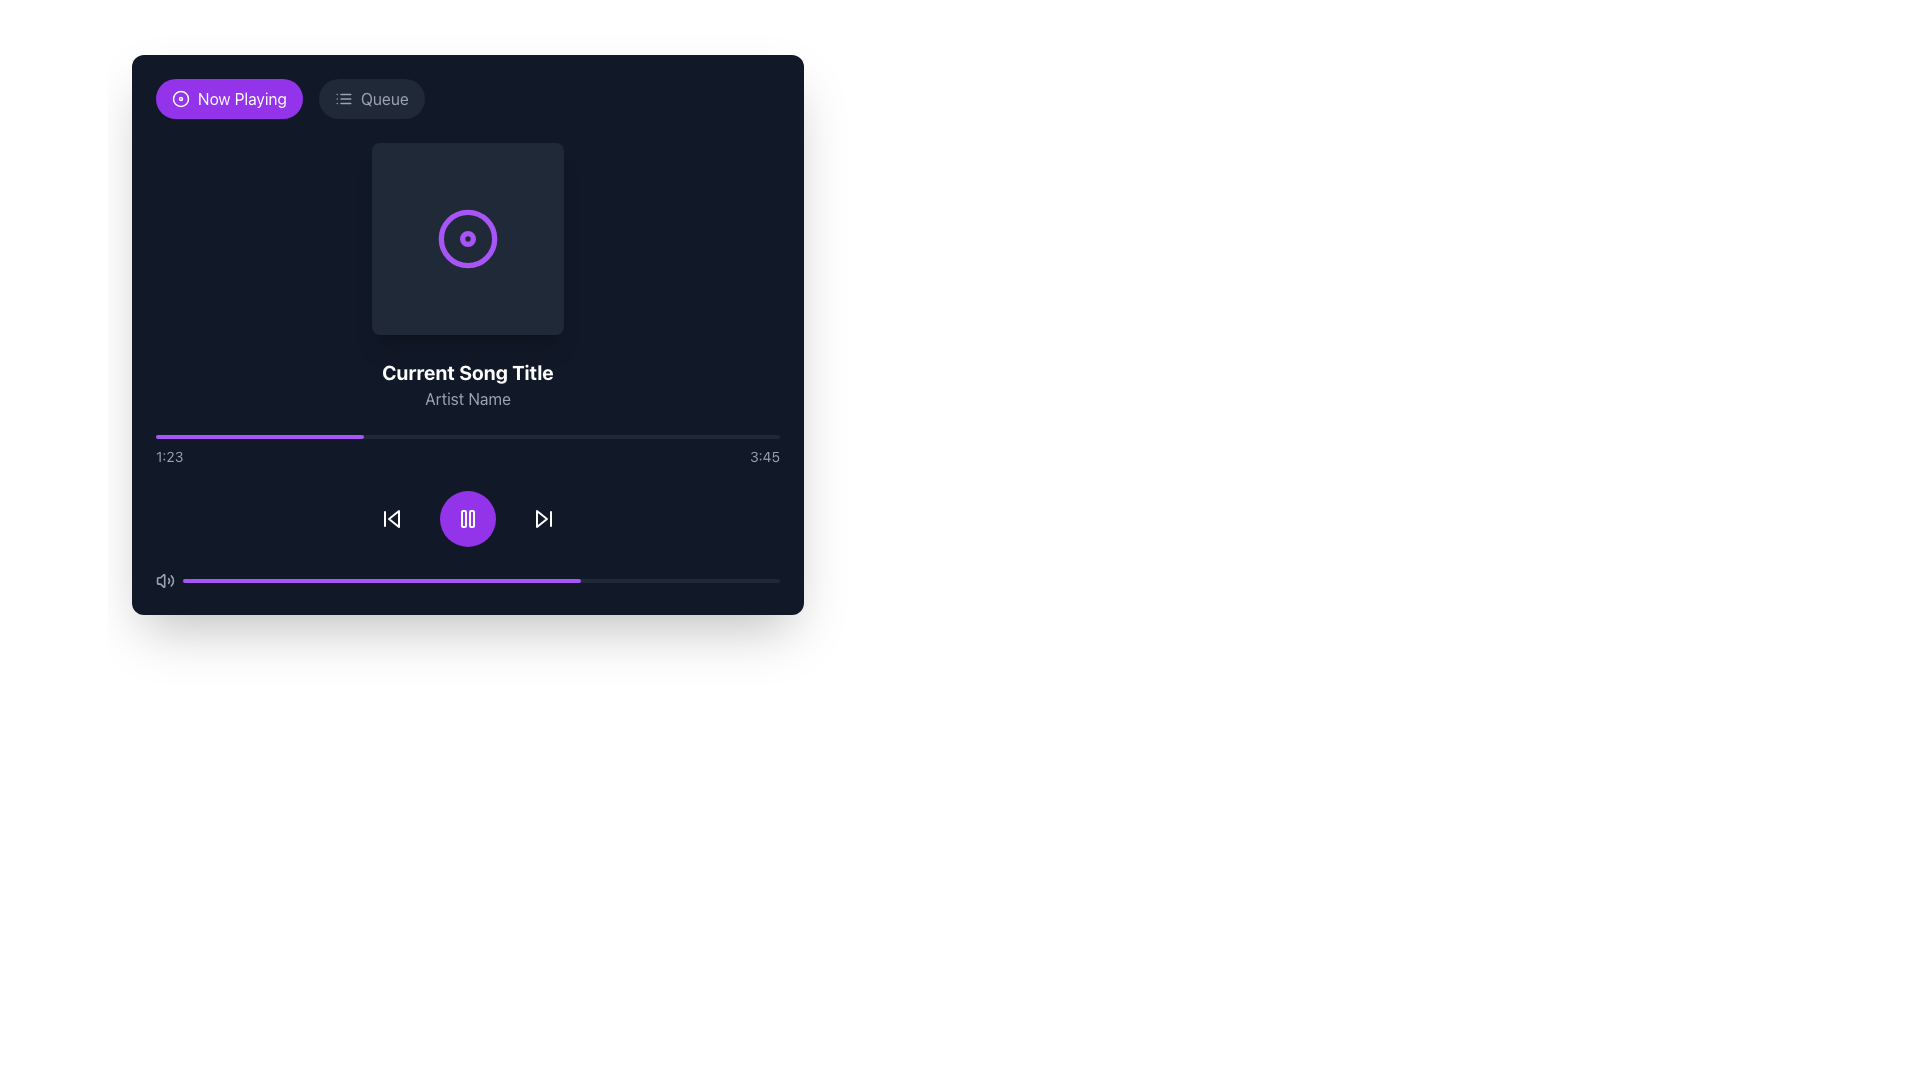 The height and width of the screenshot is (1080, 1920). What do you see at coordinates (466, 518) in the screenshot?
I see `the pause button for media playback, located at the center bottom of the interface` at bounding box center [466, 518].